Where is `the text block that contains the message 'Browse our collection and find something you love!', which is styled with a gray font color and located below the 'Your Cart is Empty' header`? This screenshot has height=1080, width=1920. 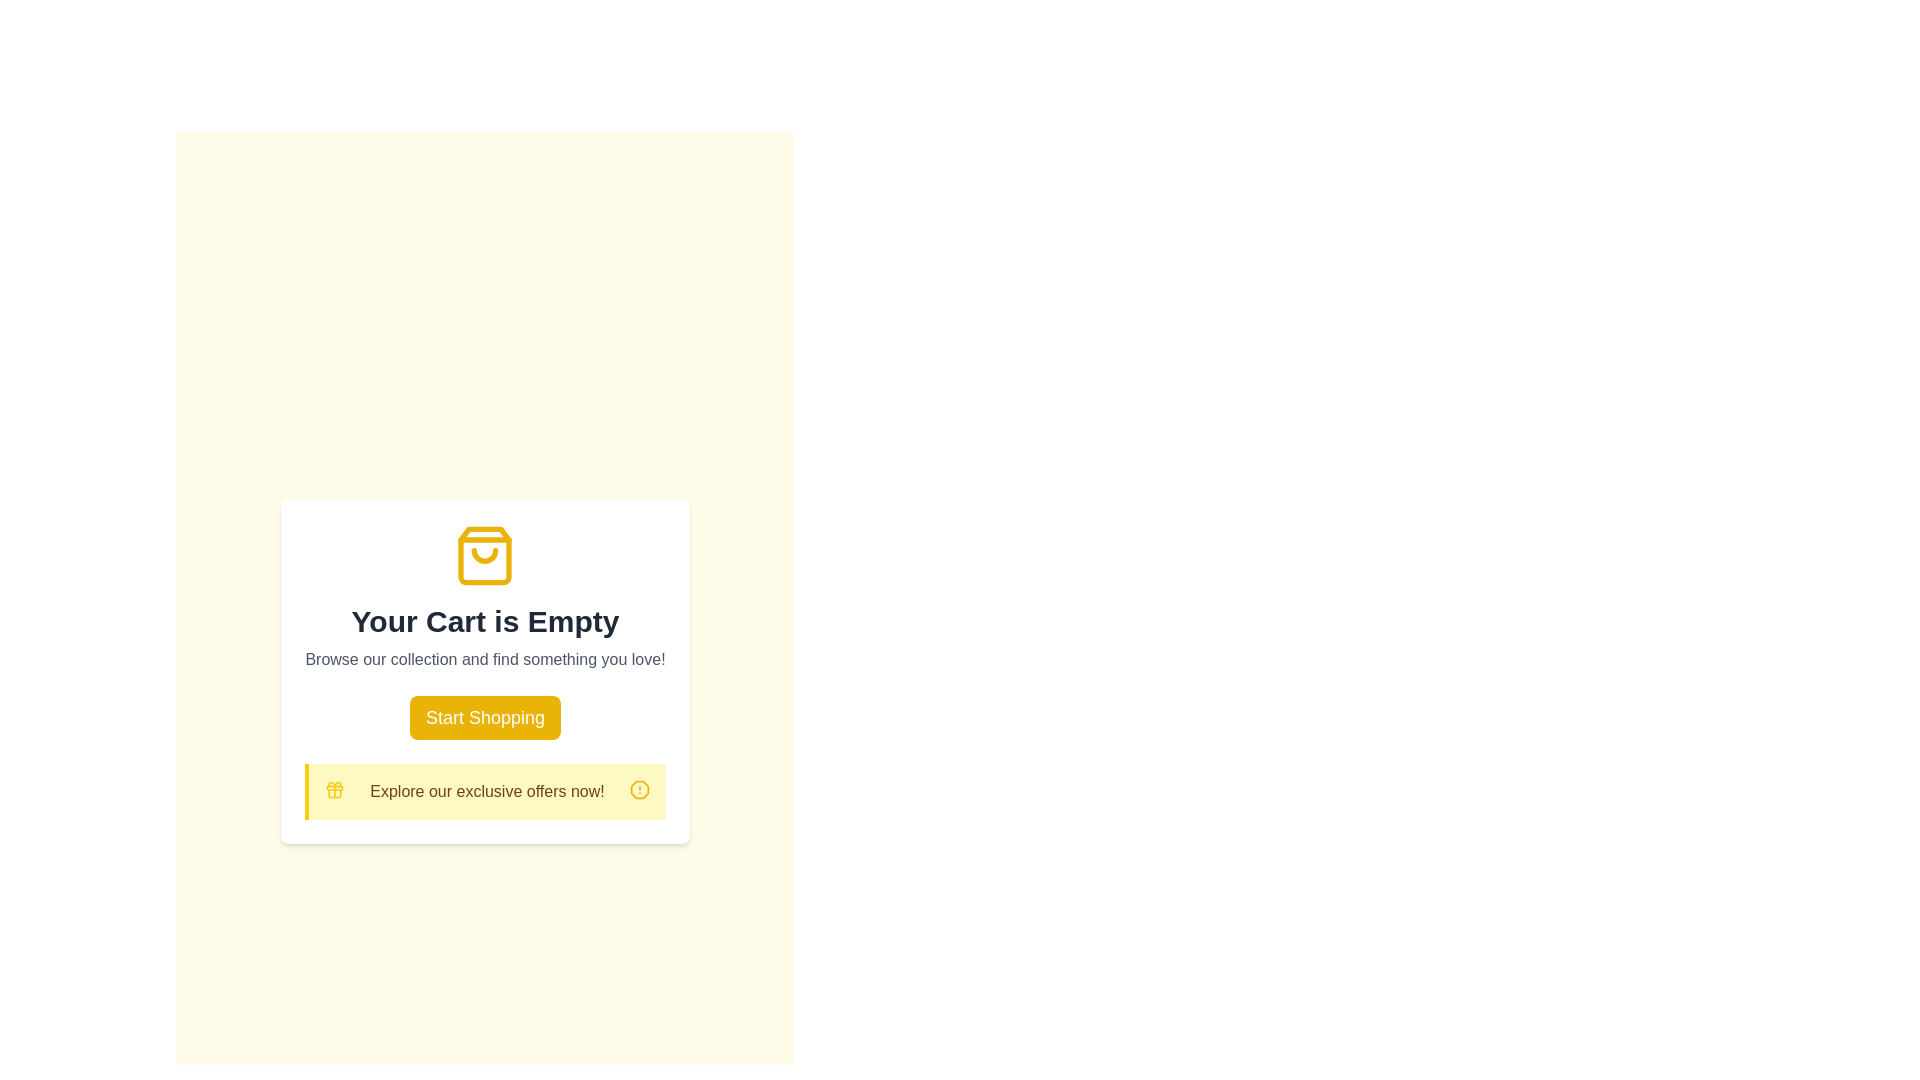
the text block that contains the message 'Browse our collection and find something you love!', which is styled with a gray font color and located below the 'Your Cart is Empty' header is located at coordinates (485, 659).